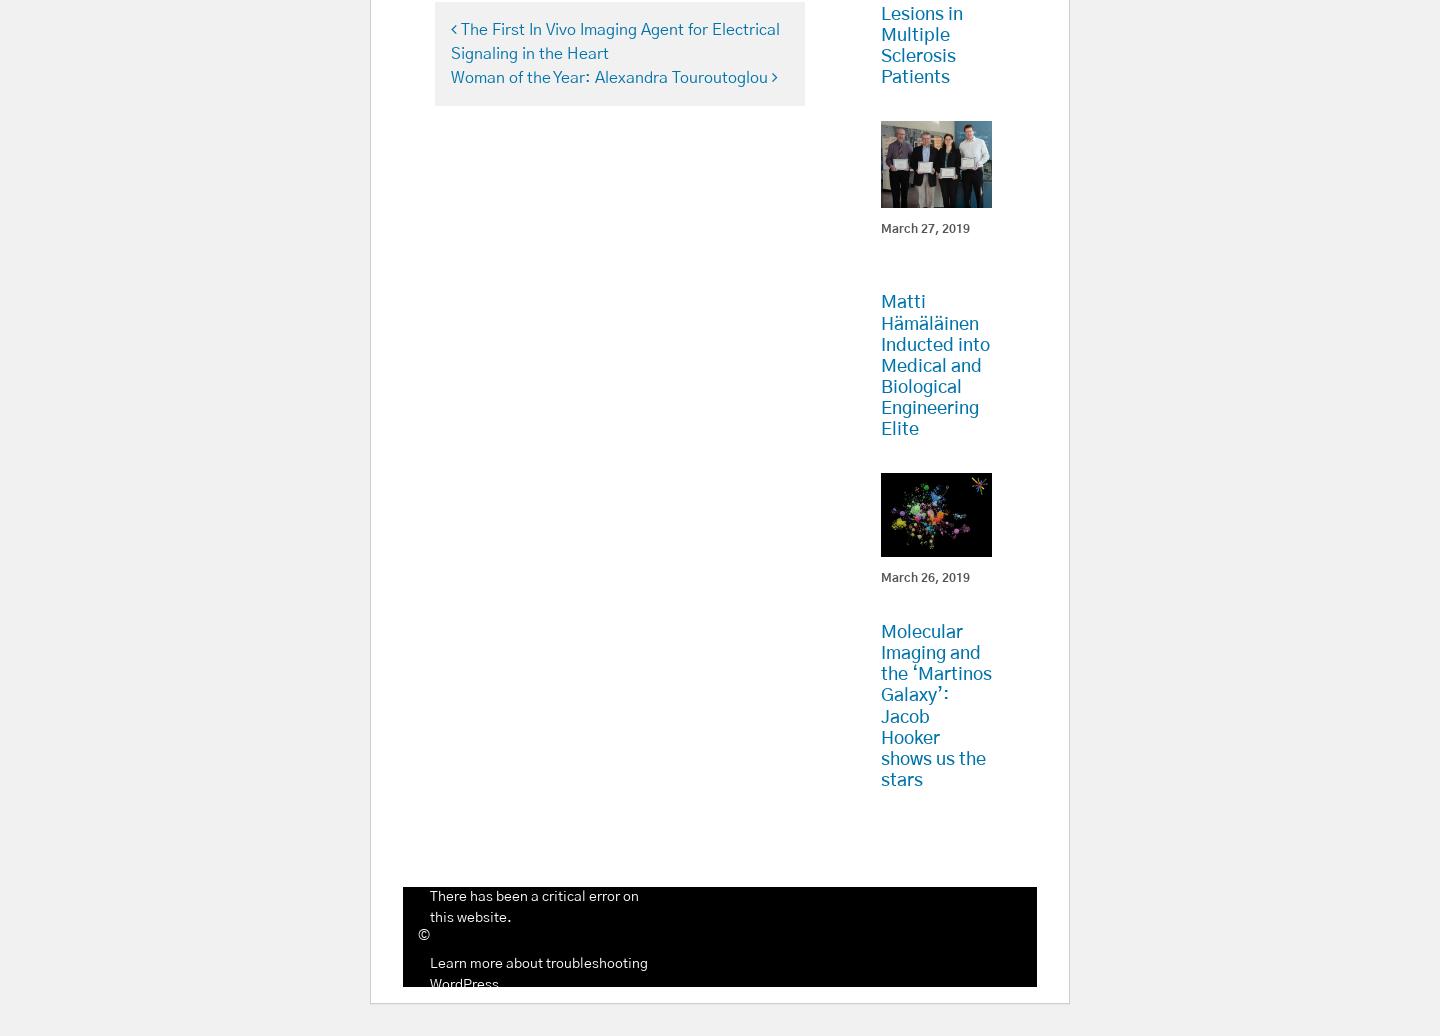  What do you see at coordinates (533, 906) in the screenshot?
I see `'There has been a critical error on this website.'` at bounding box center [533, 906].